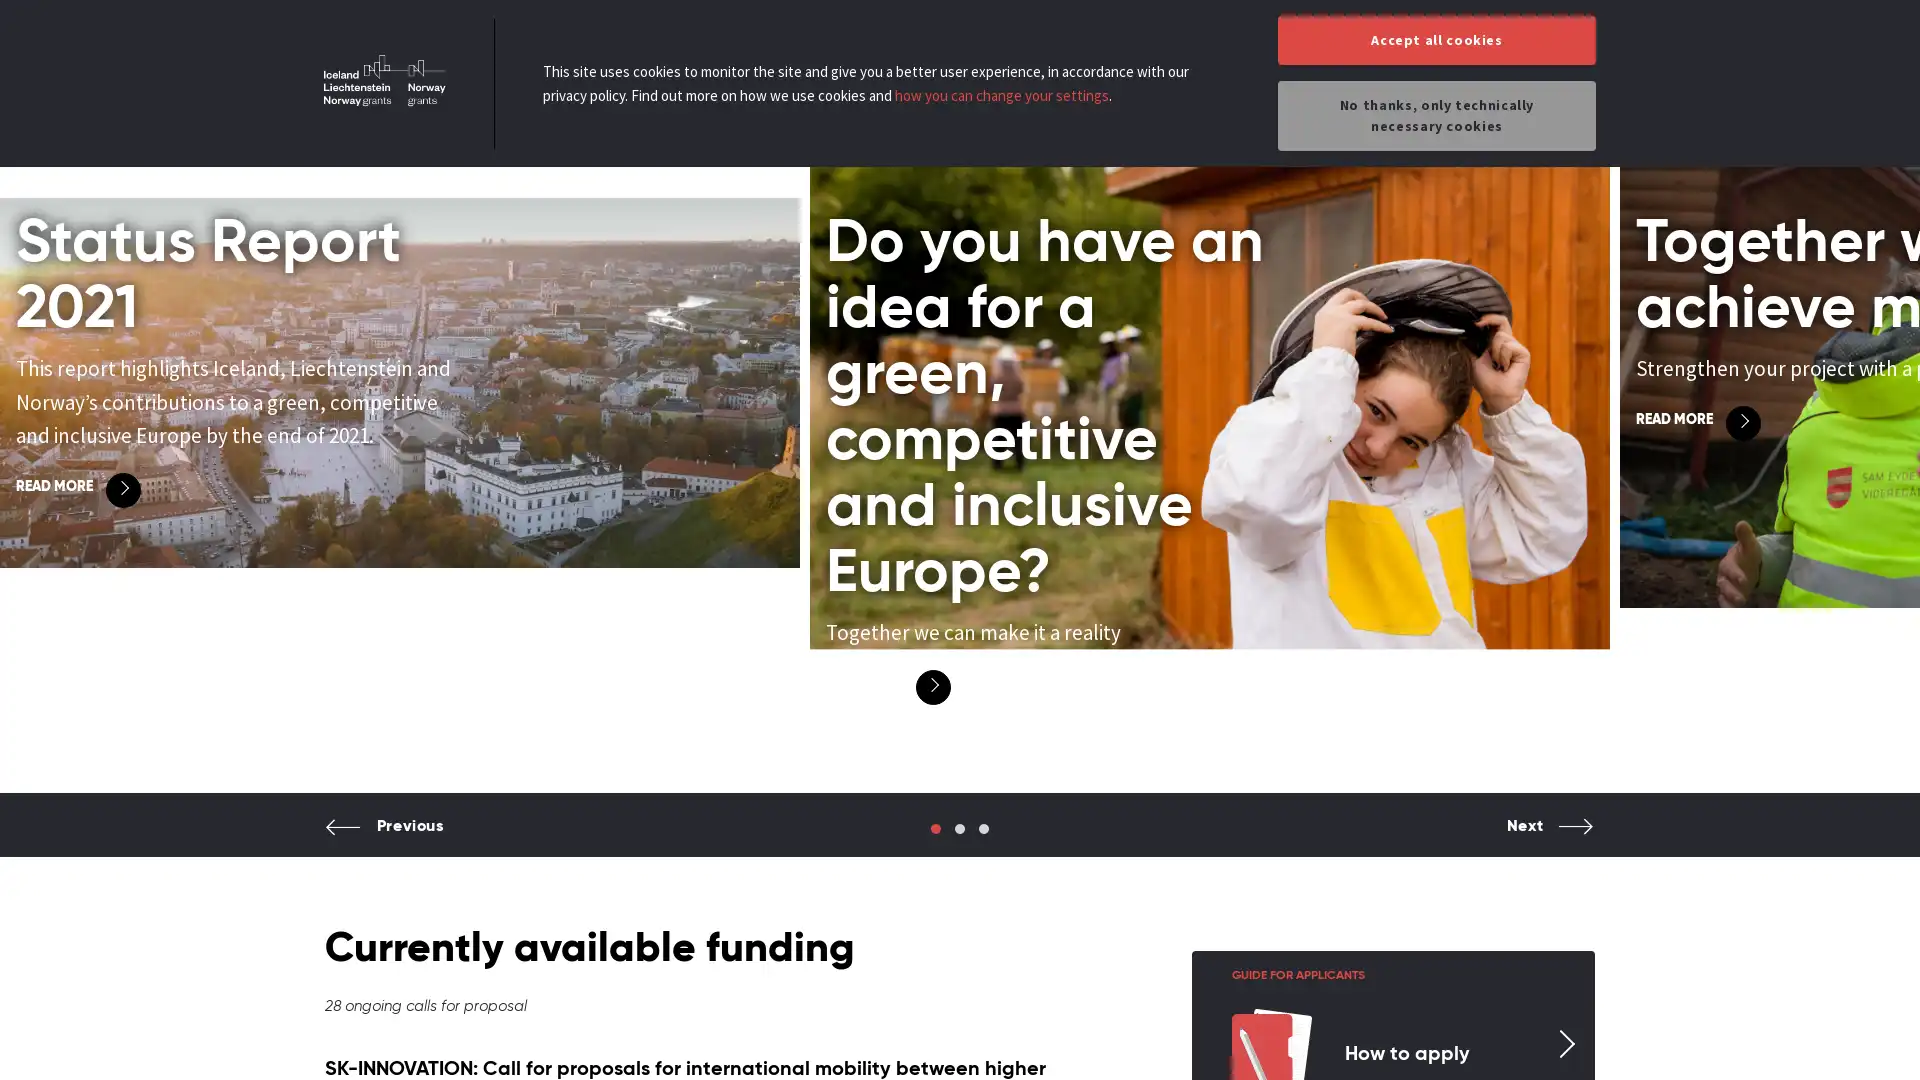 This screenshot has width=1920, height=1080. I want to click on Accept all cookies, so click(1435, 40).